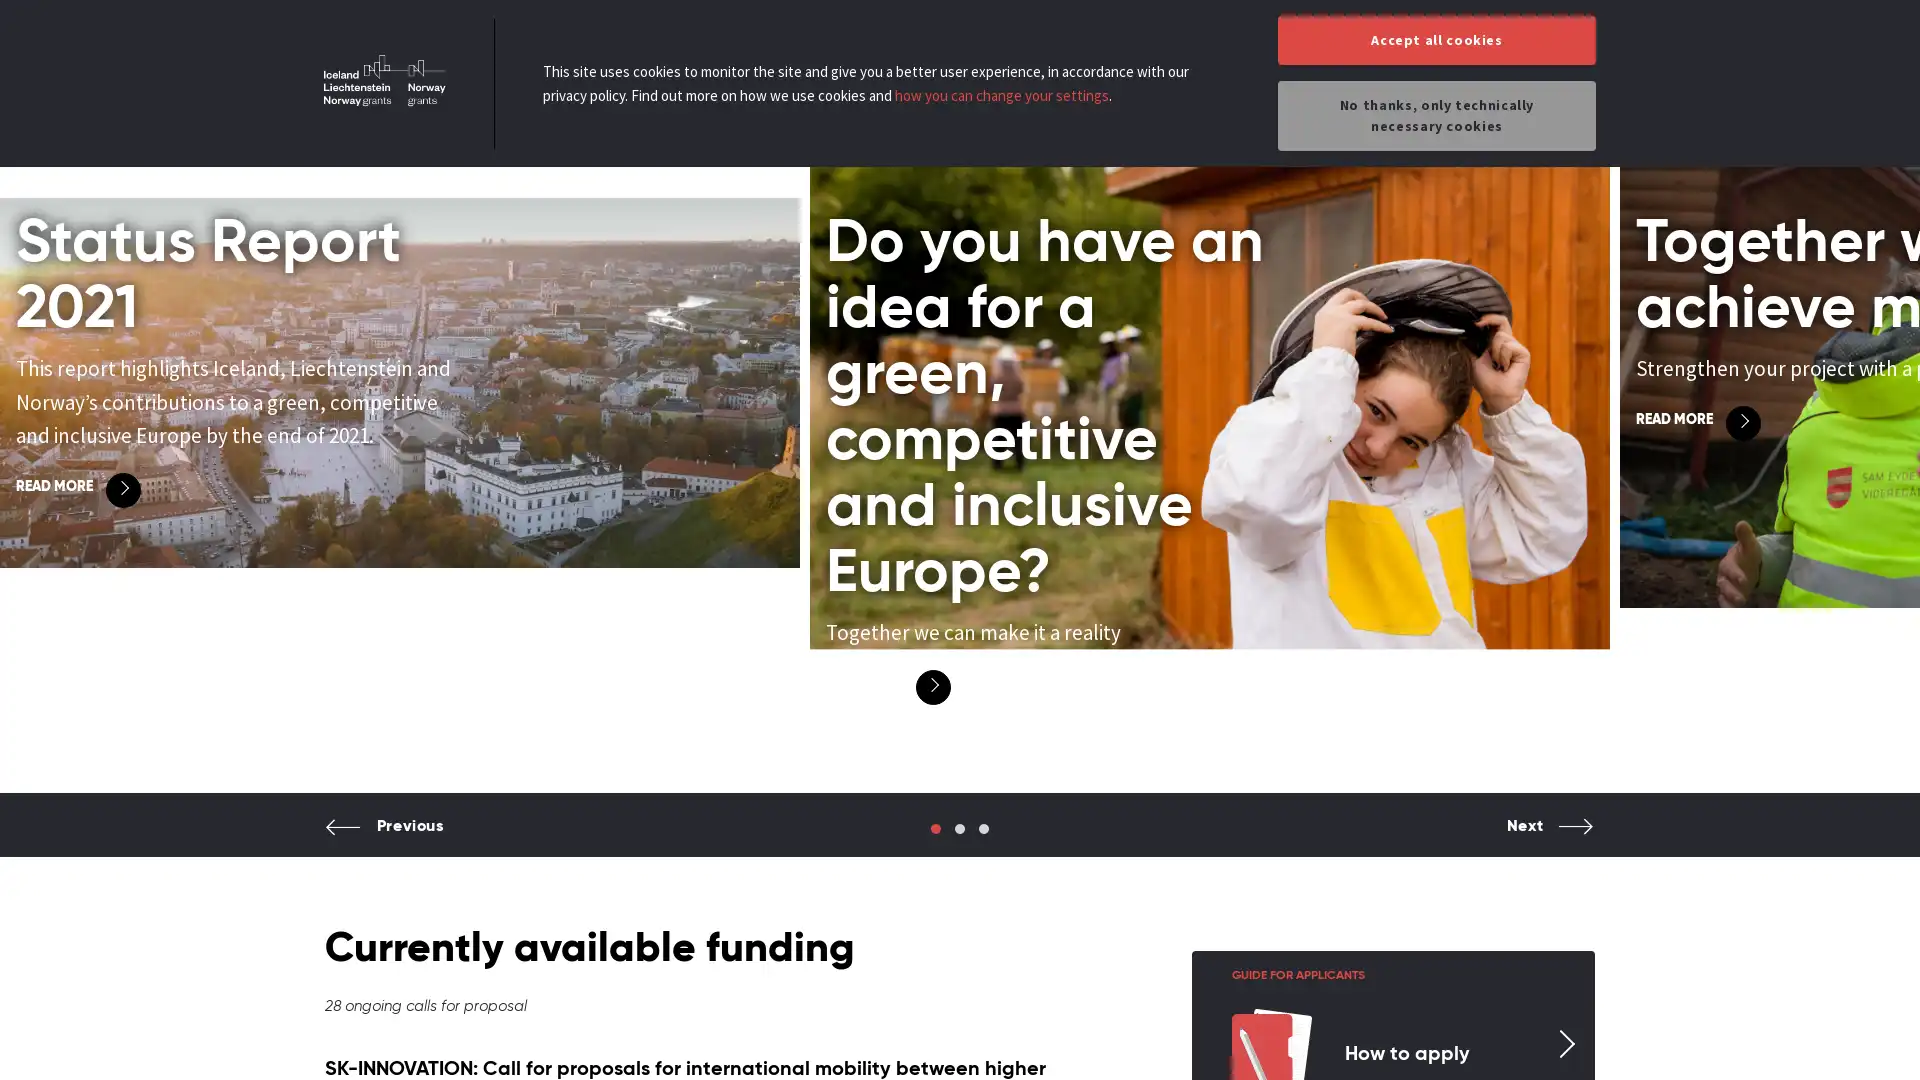 This screenshot has width=1920, height=1080. I want to click on Accept all cookies, so click(1435, 40).